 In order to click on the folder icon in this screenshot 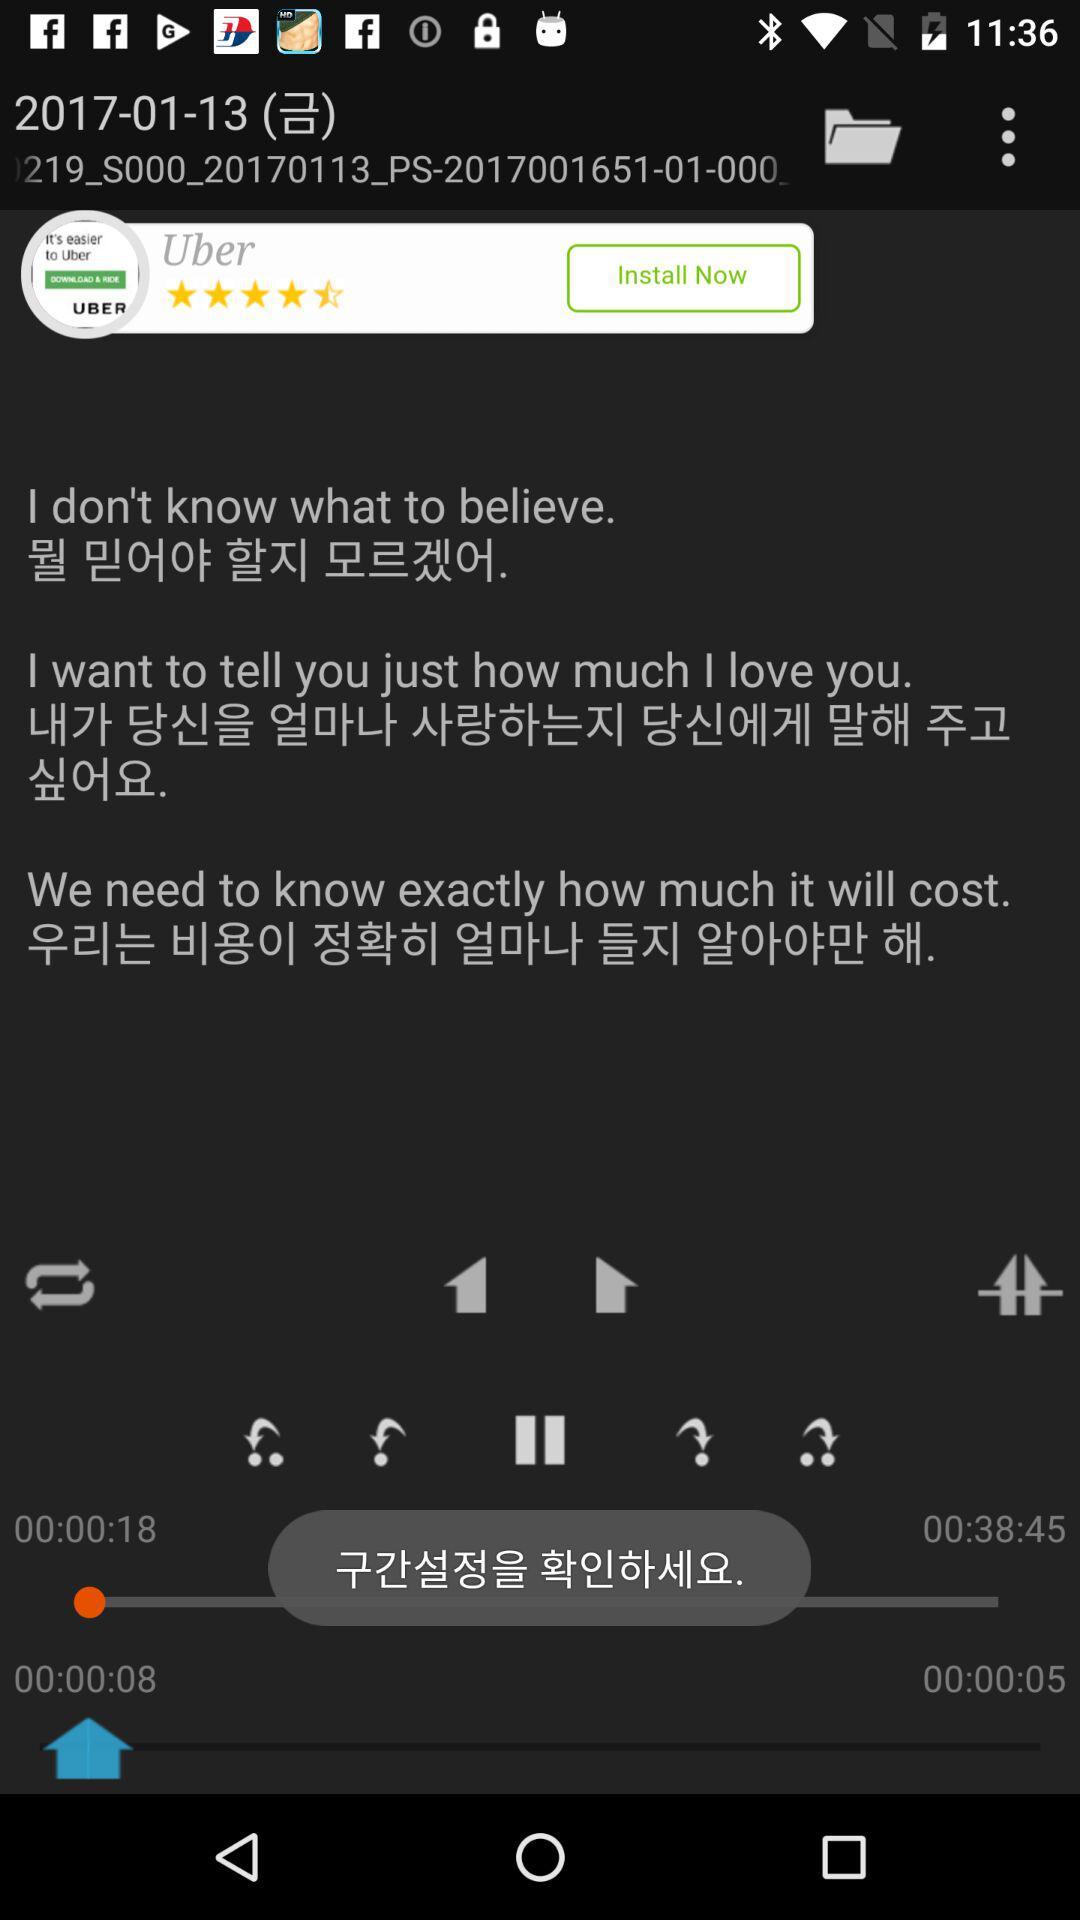, I will do `click(862, 135)`.